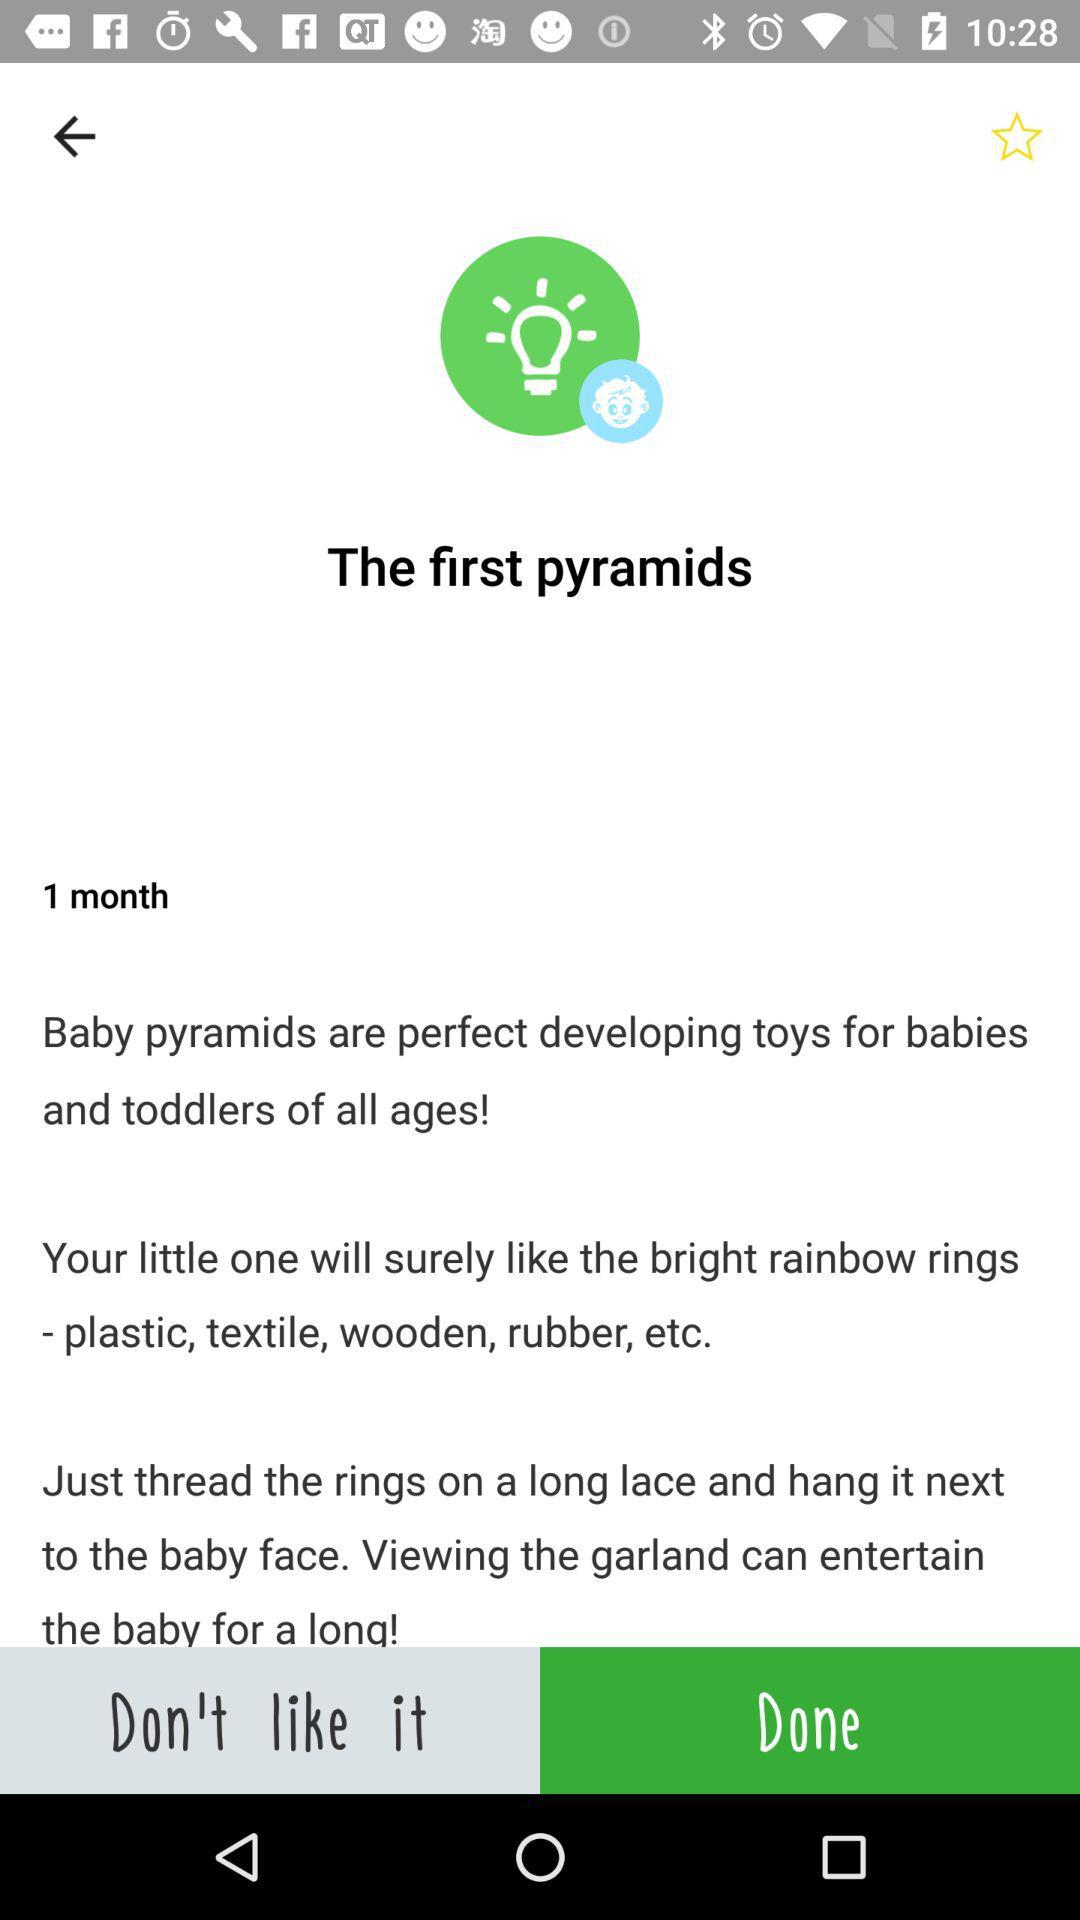 Image resolution: width=1080 pixels, height=1920 pixels. Describe the element at coordinates (270, 1719) in the screenshot. I see `don t like` at that location.